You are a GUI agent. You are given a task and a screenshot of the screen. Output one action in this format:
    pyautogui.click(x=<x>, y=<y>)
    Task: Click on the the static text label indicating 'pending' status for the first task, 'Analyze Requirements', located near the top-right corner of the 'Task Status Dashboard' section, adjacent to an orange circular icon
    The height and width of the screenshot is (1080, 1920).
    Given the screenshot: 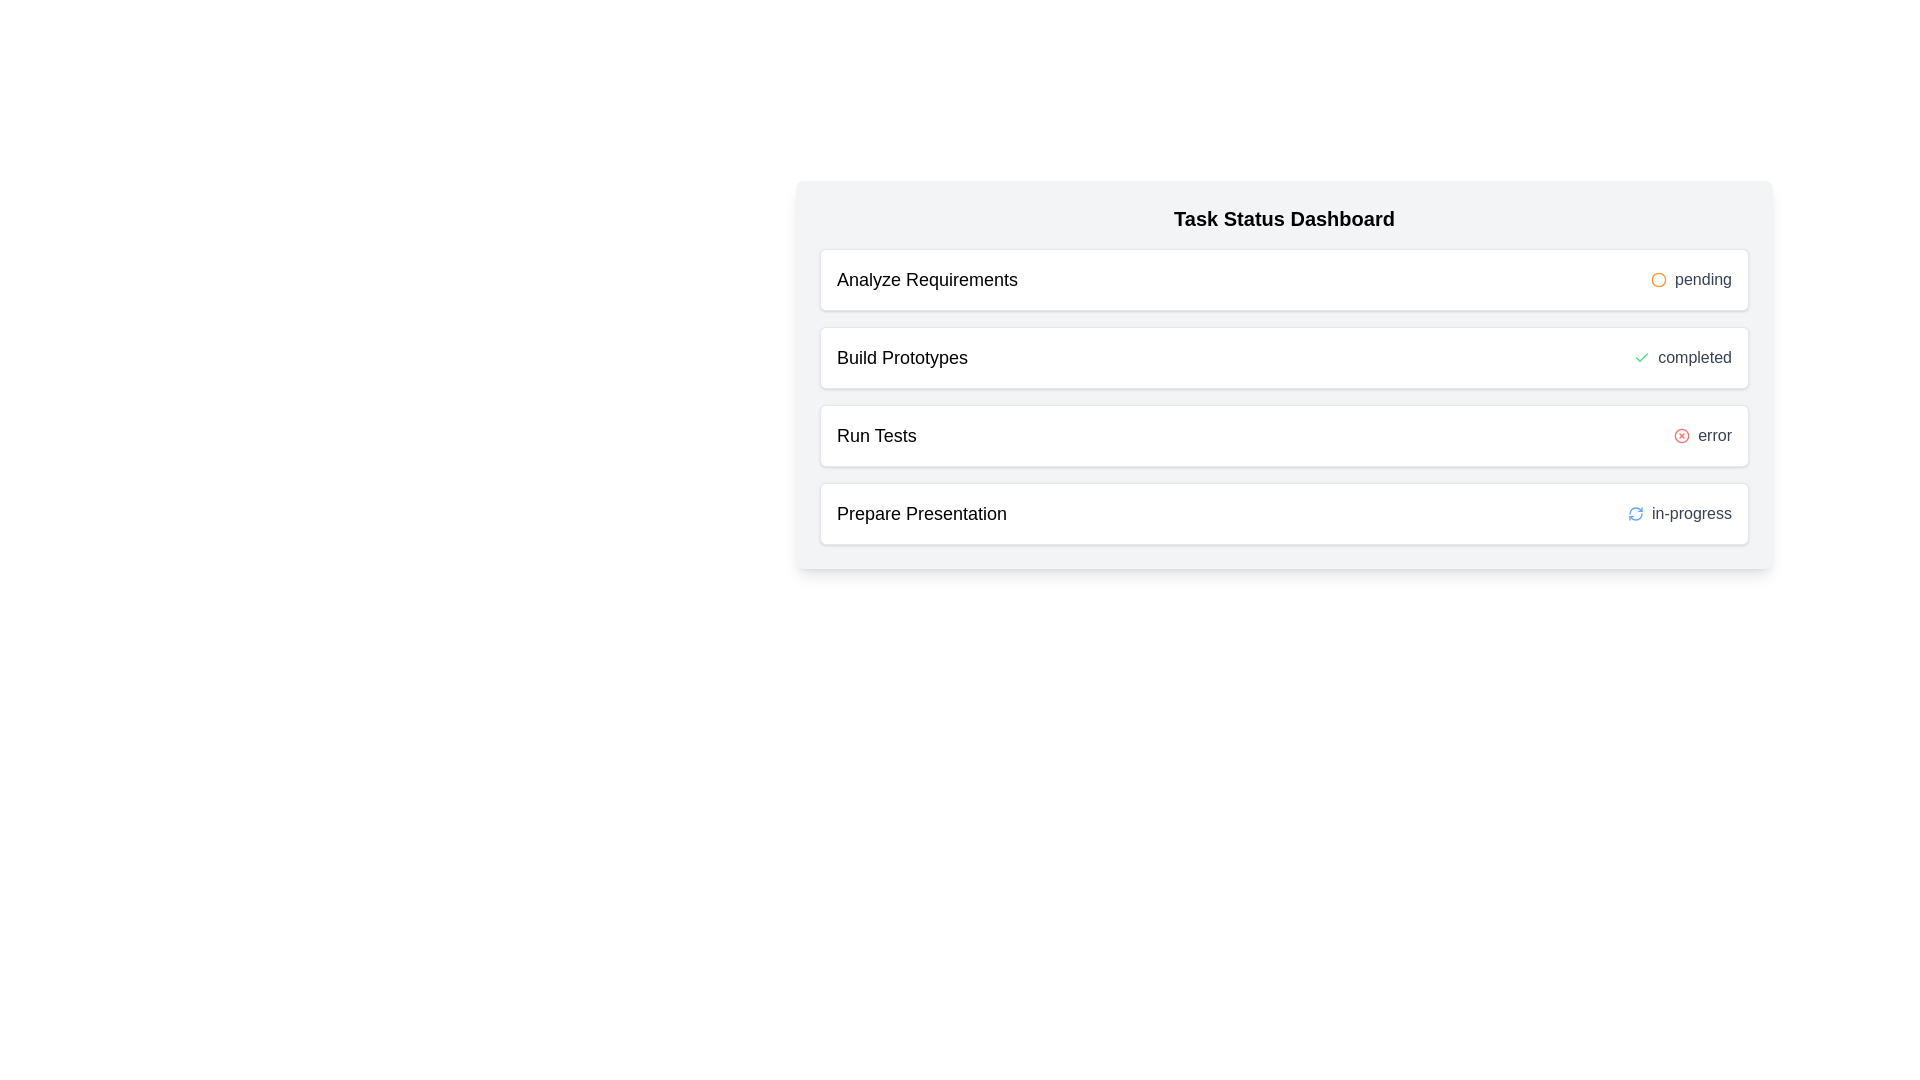 What is the action you would take?
    pyautogui.click(x=1702, y=280)
    